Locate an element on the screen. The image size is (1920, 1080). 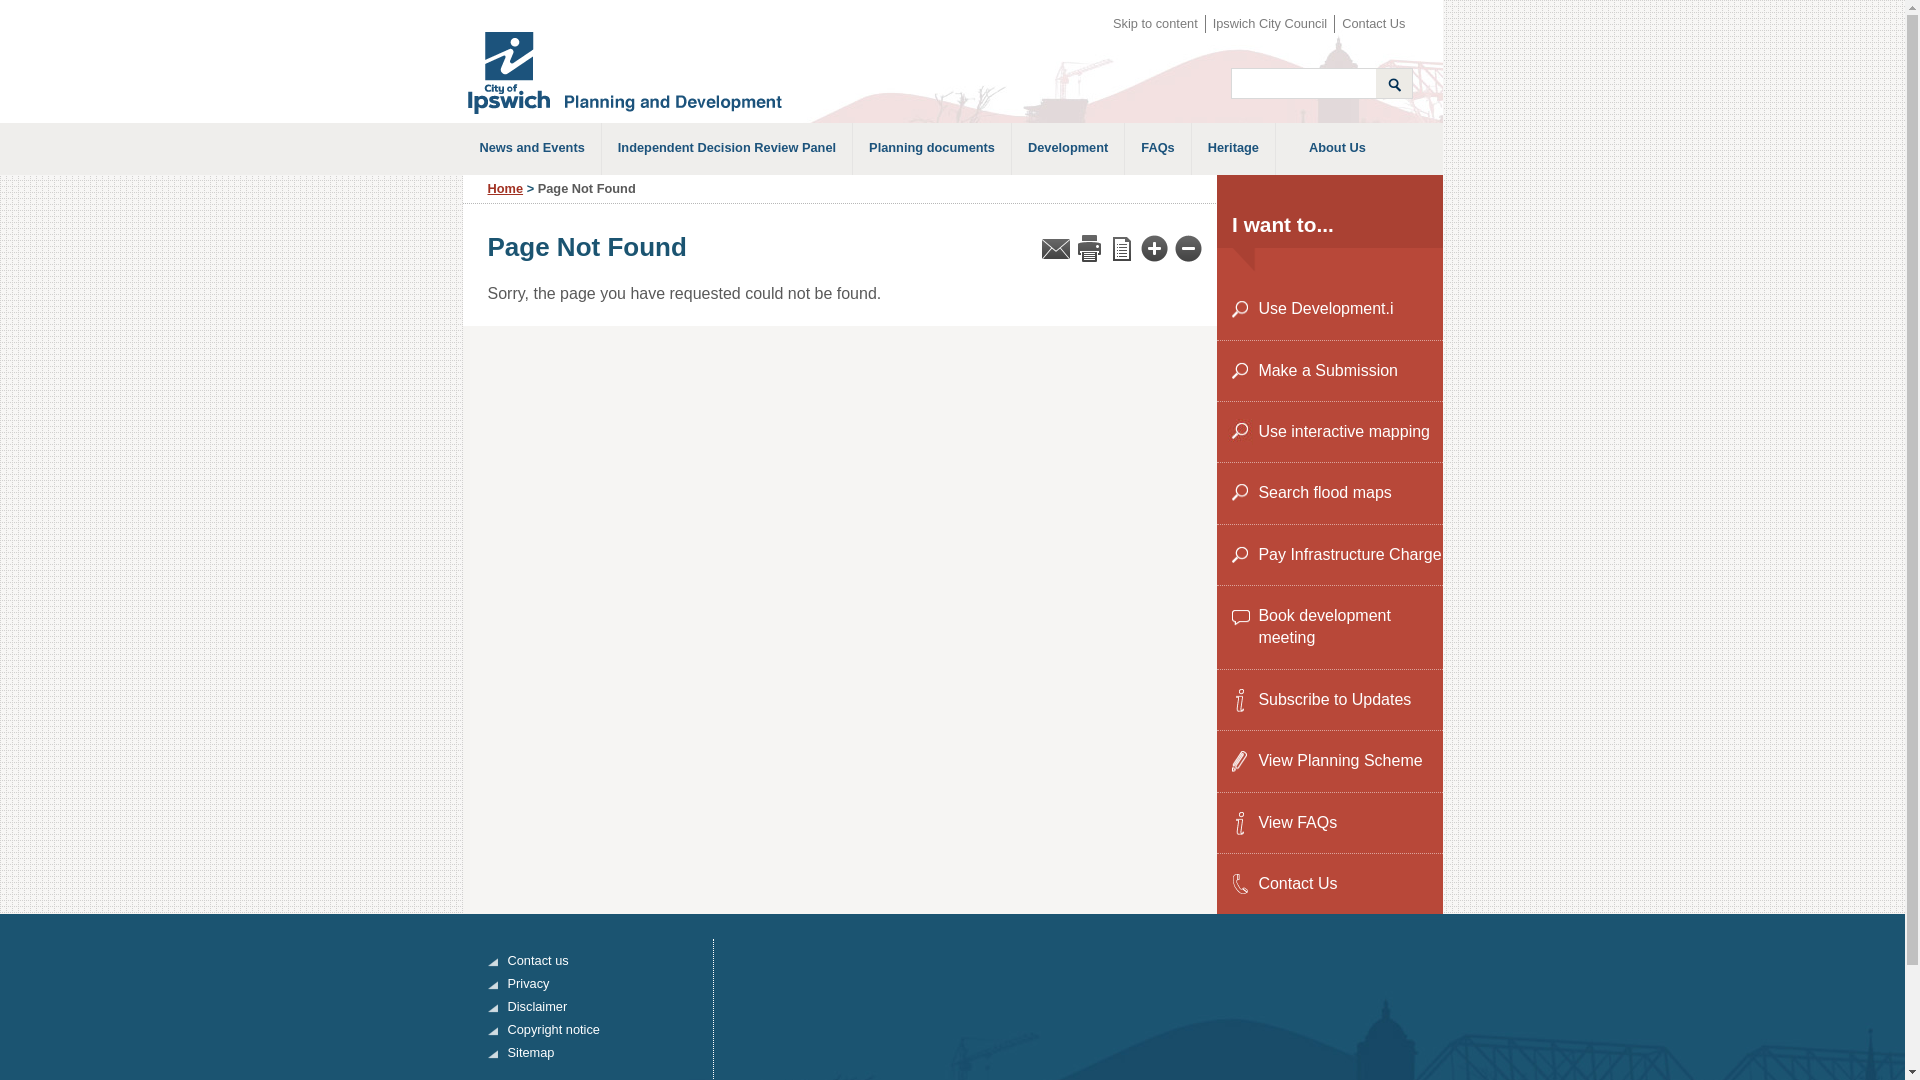
'FAQs' is located at coordinates (1157, 148).